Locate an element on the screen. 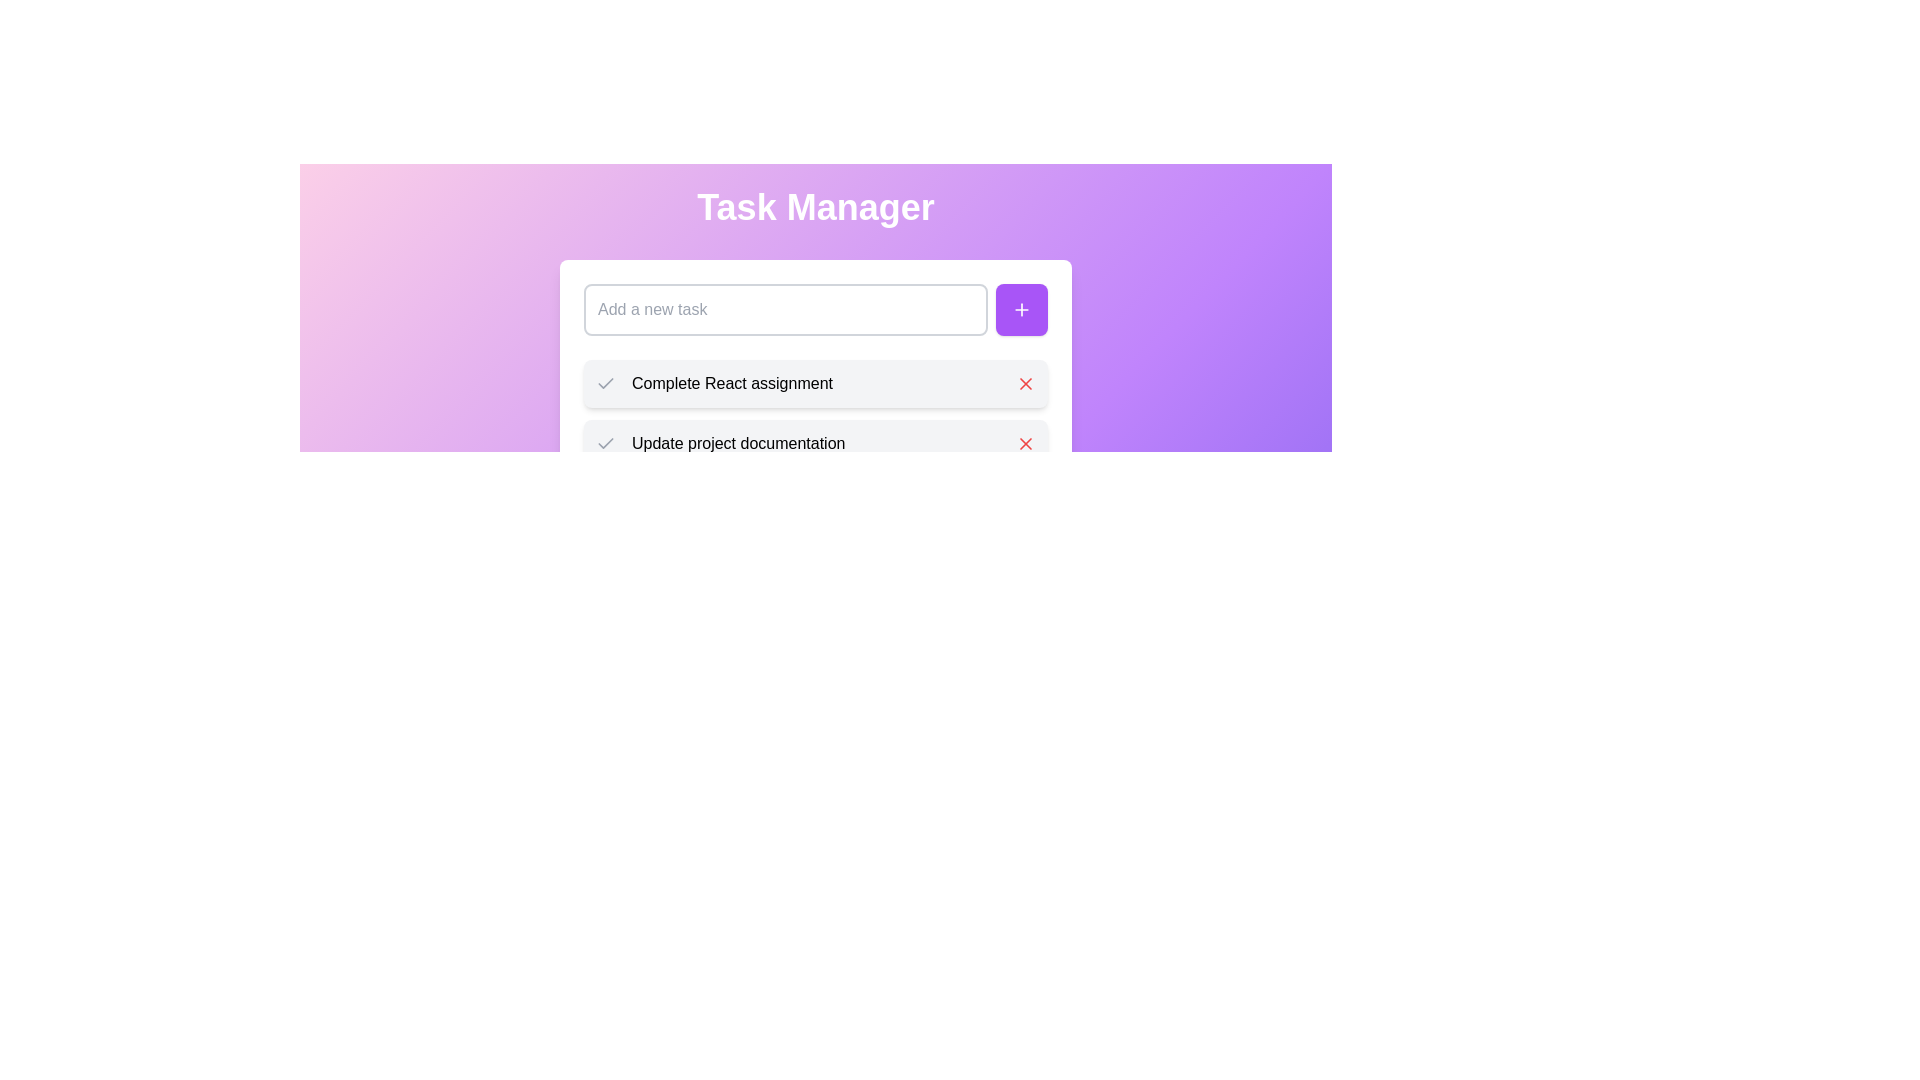 This screenshot has width=1920, height=1080. the delete icon represented by an SVG graphic located at the far right of the row containing the task 'Update project documentation' is located at coordinates (1026, 442).